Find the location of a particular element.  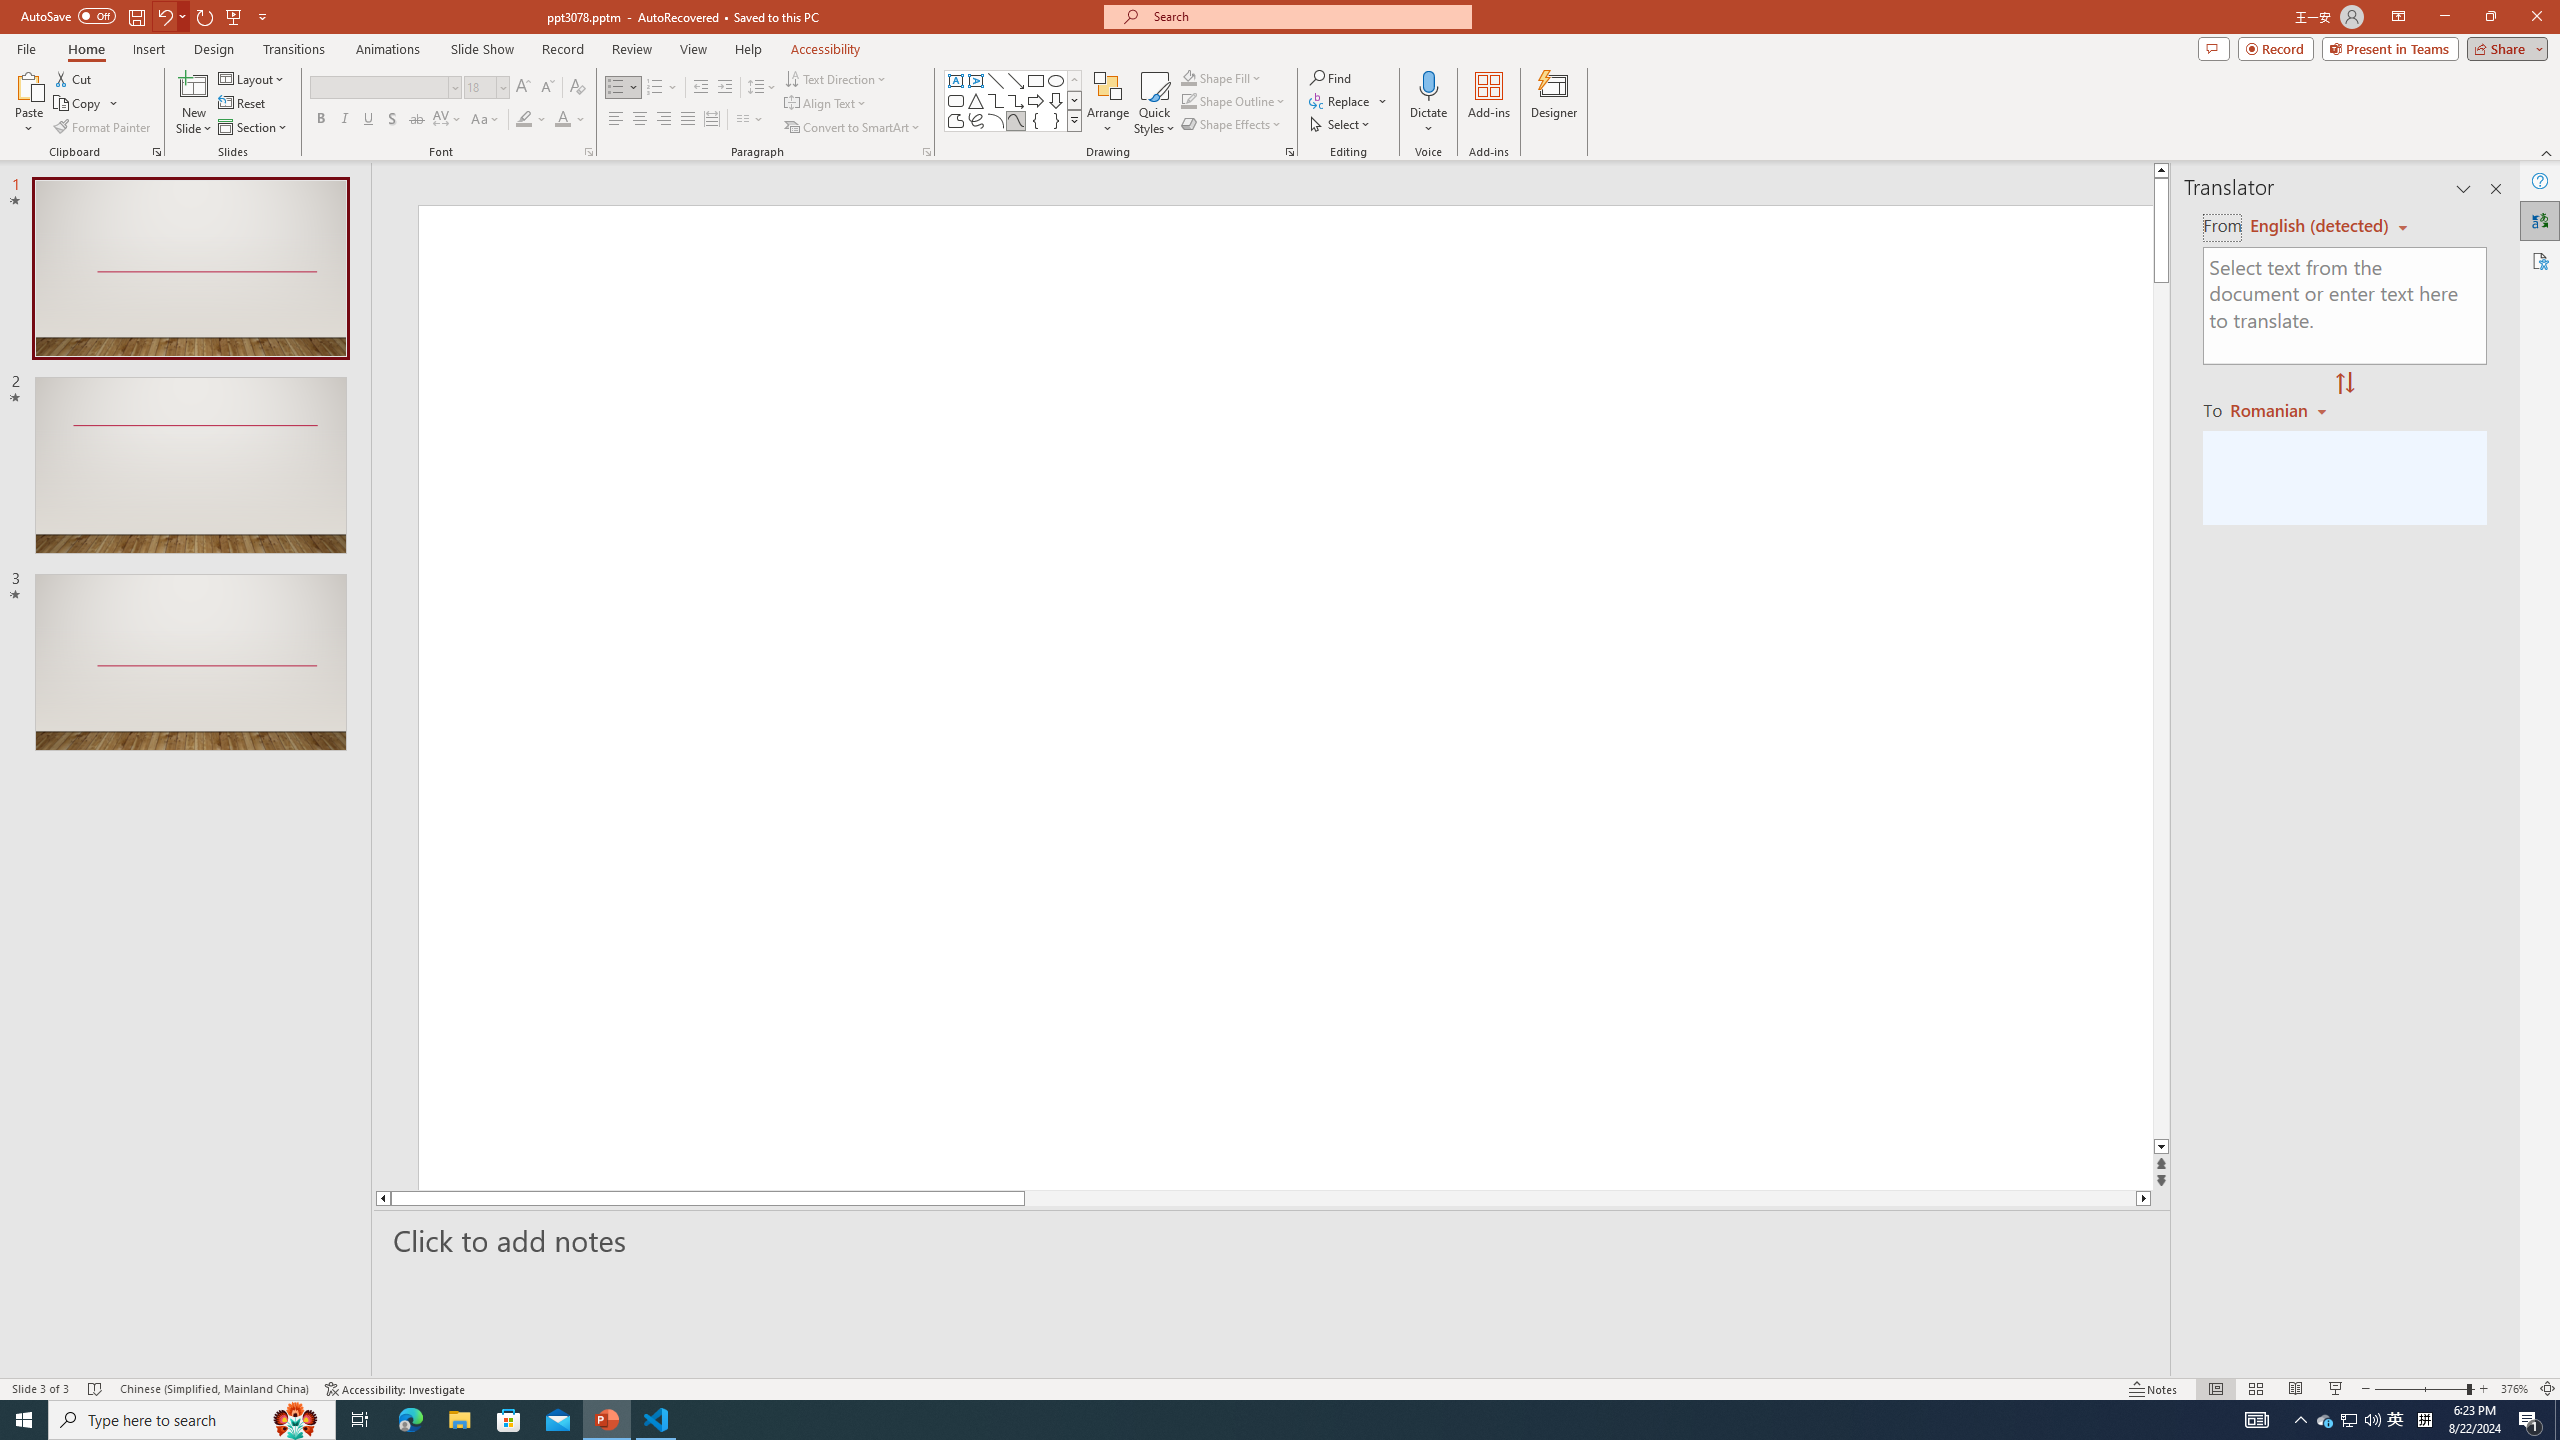

'Zoom 376%' is located at coordinates (2515, 1389).